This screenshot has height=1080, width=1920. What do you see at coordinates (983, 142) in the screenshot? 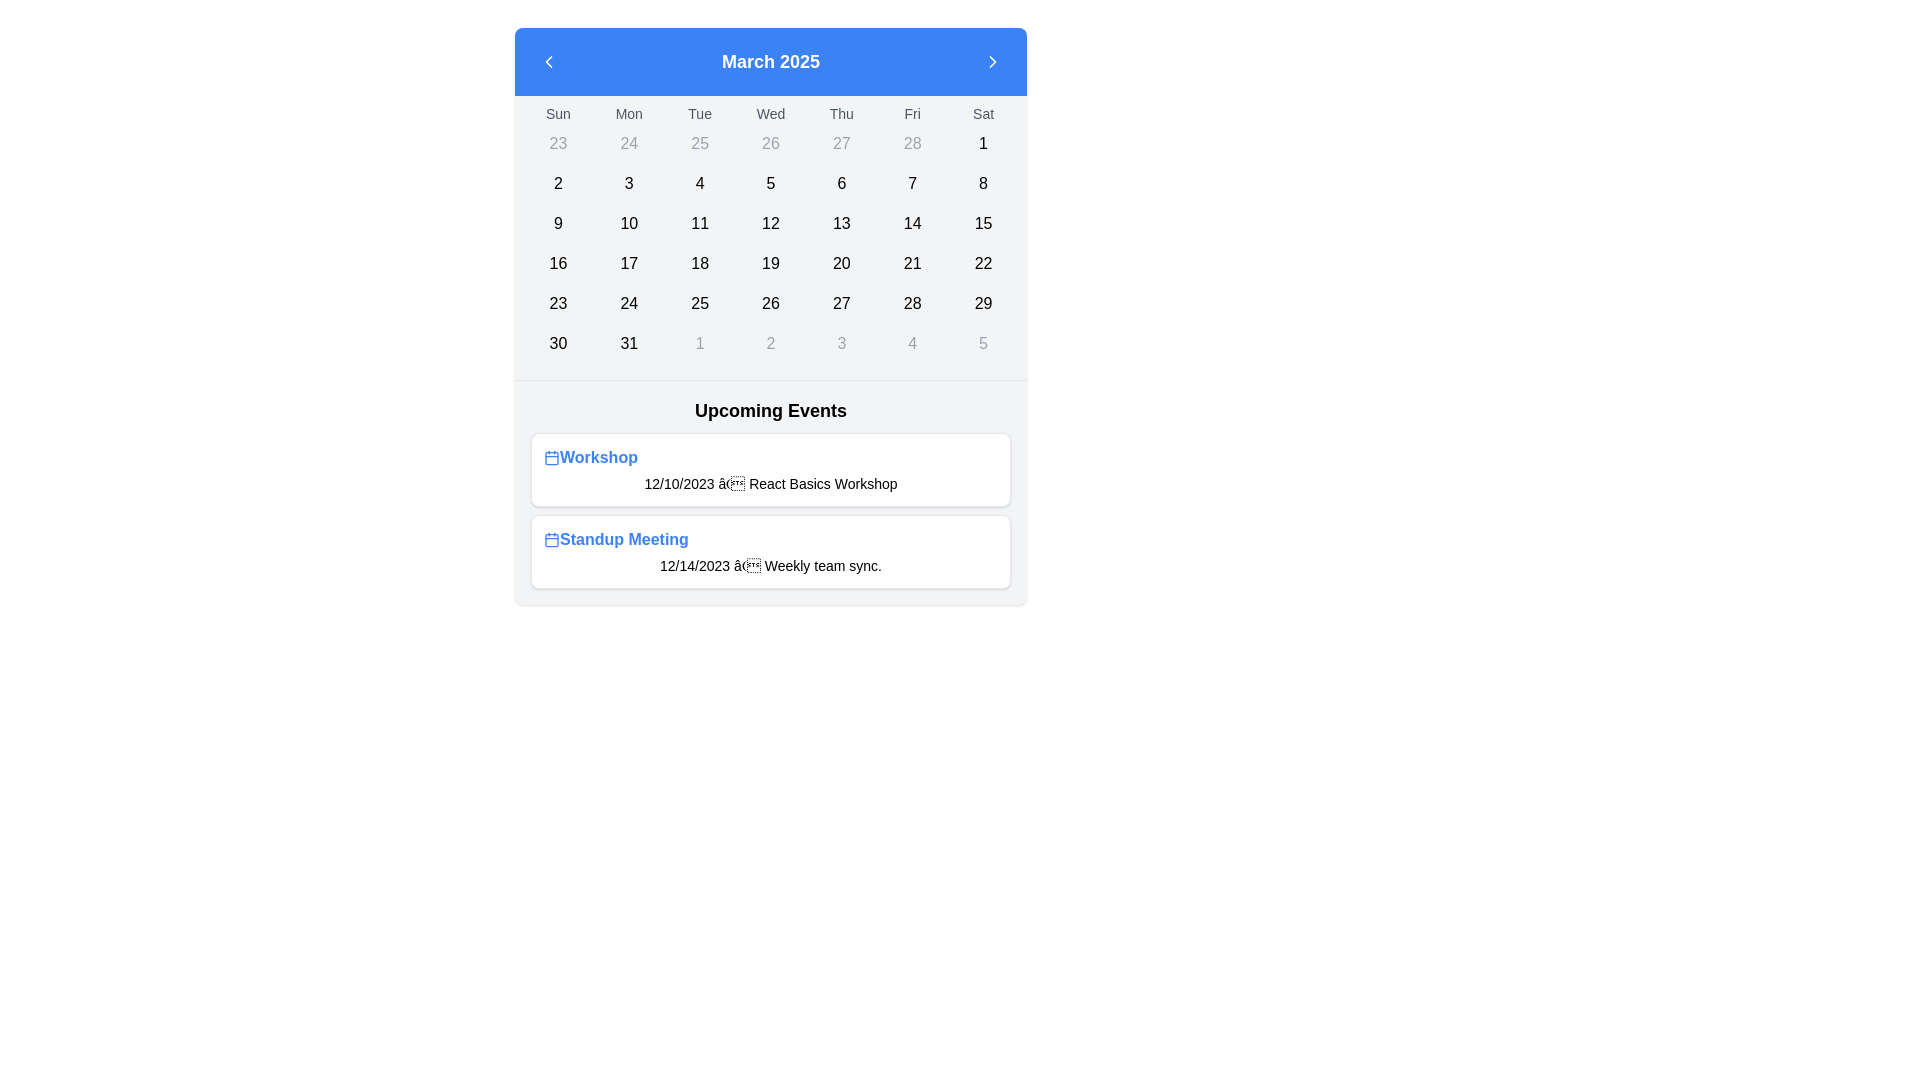
I see `the rectangular button with rounded corners containing the digit '1', located under the 'Sat' column in the calendar grid` at bounding box center [983, 142].